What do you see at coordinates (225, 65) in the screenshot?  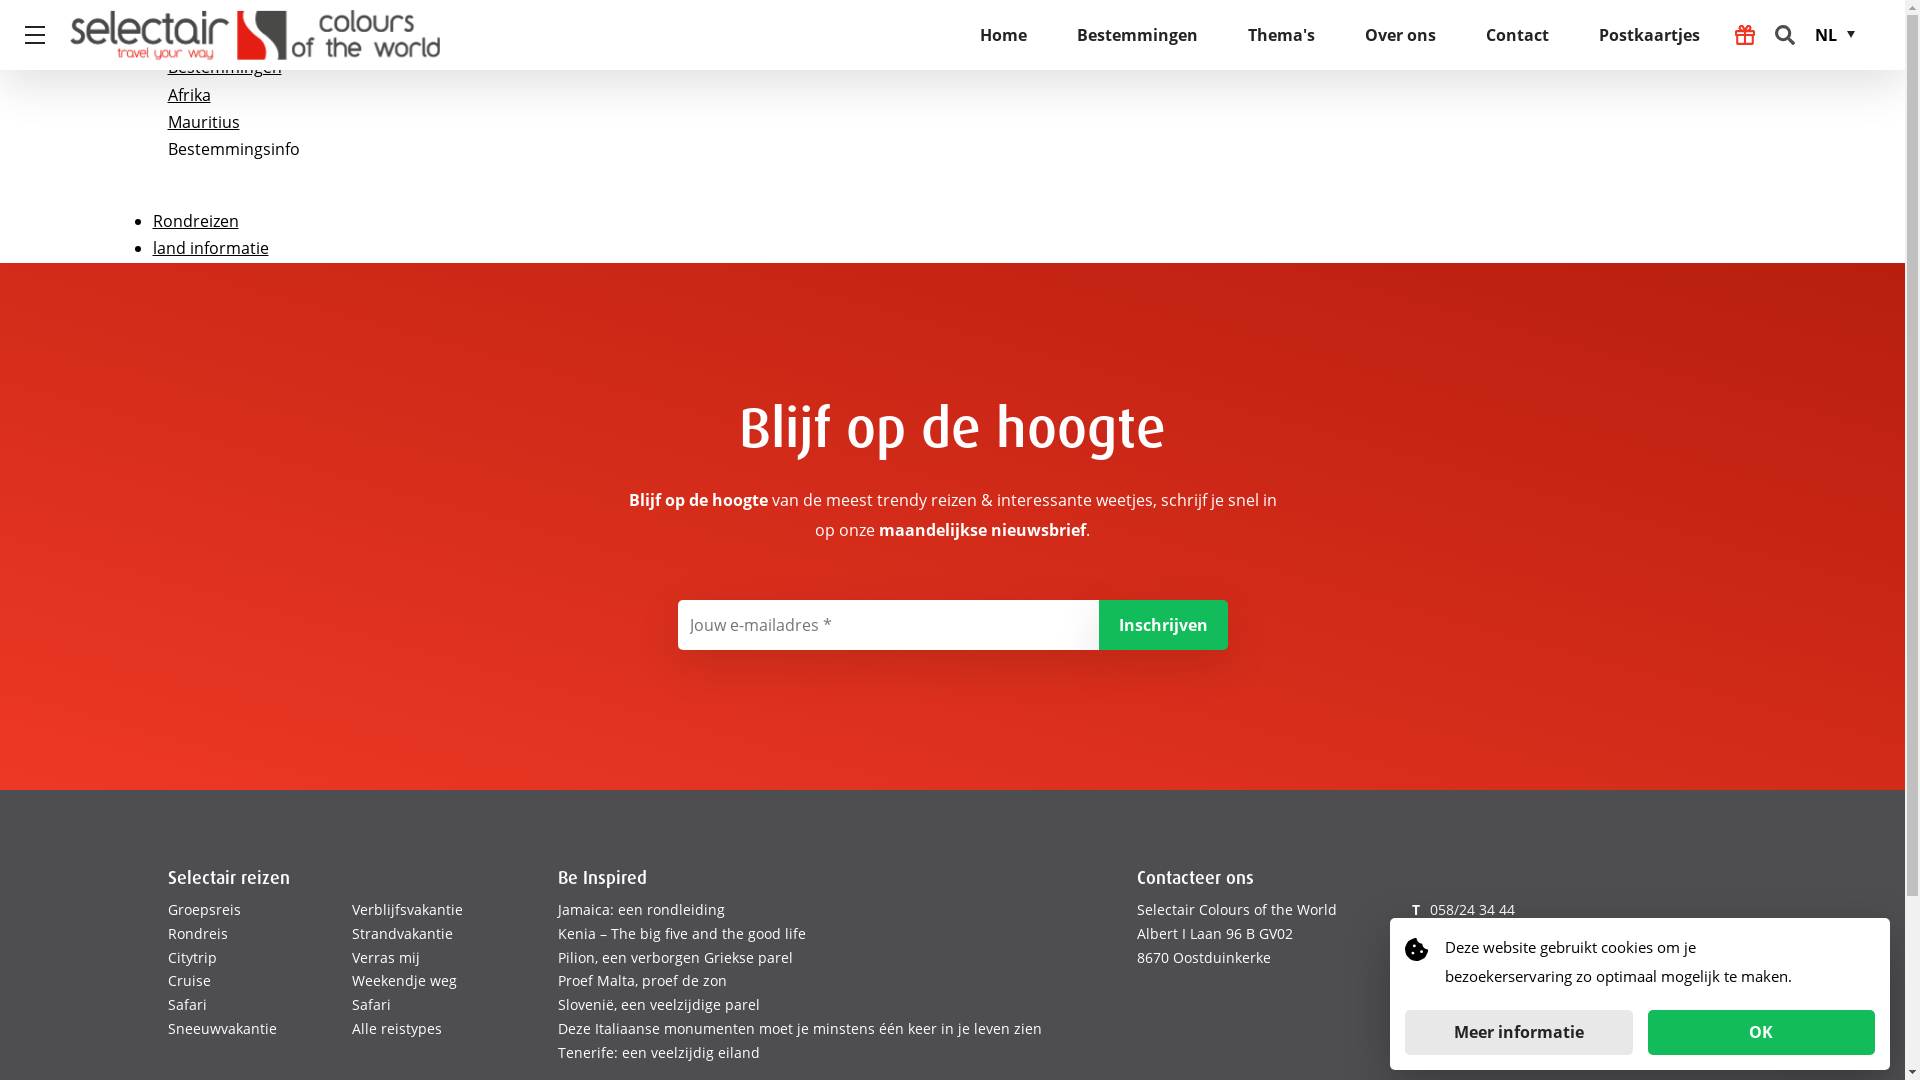 I see `'Bestemmingen'` at bounding box center [225, 65].